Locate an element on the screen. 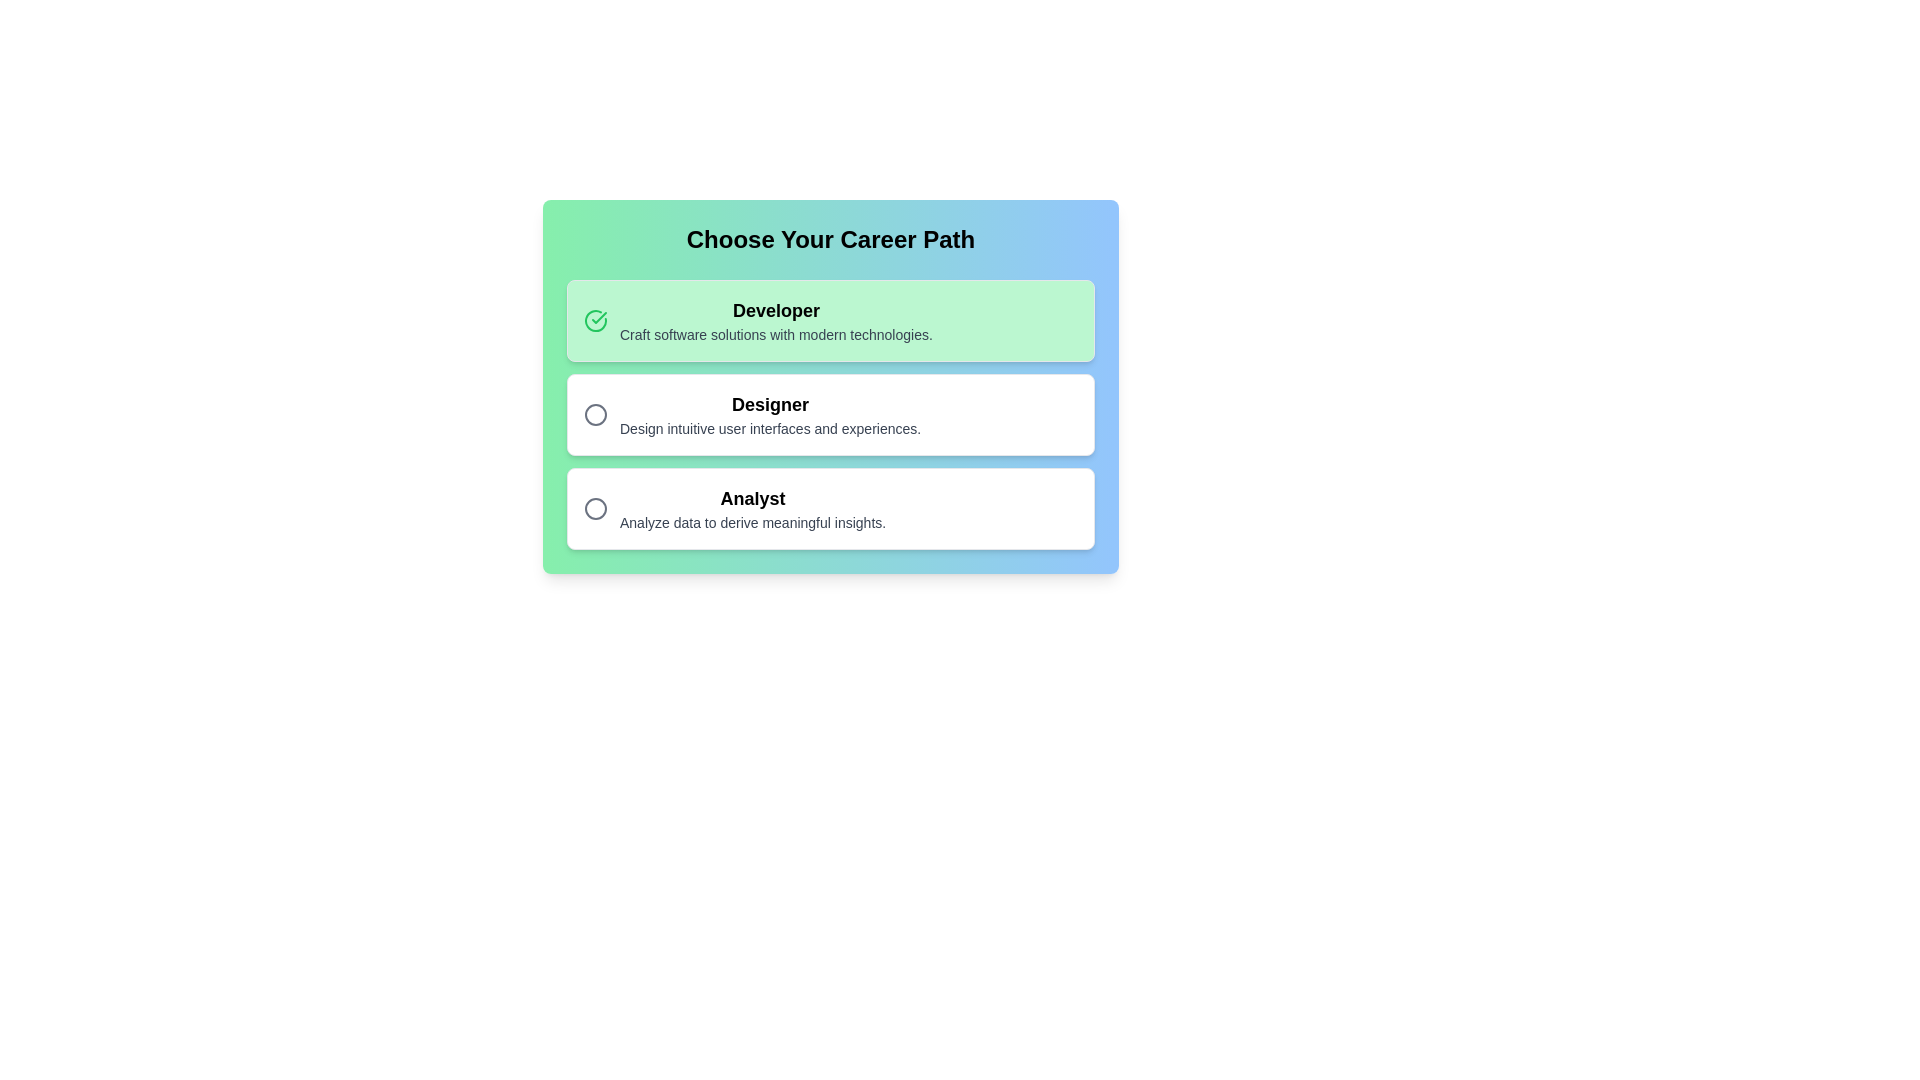 The height and width of the screenshot is (1080, 1920). the text block that displays information about the 'Analyst' career choice, which is located in the third card of a vertically-aligned selection interface beneath the 'Designer' card is located at coordinates (752, 508).